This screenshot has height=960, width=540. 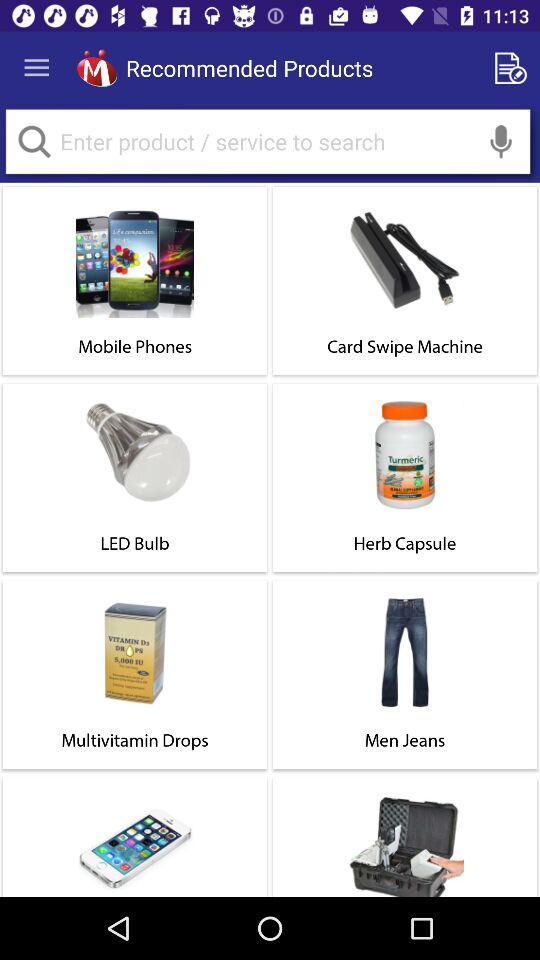 I want to click on the search icon, so click(x=33, y=140).